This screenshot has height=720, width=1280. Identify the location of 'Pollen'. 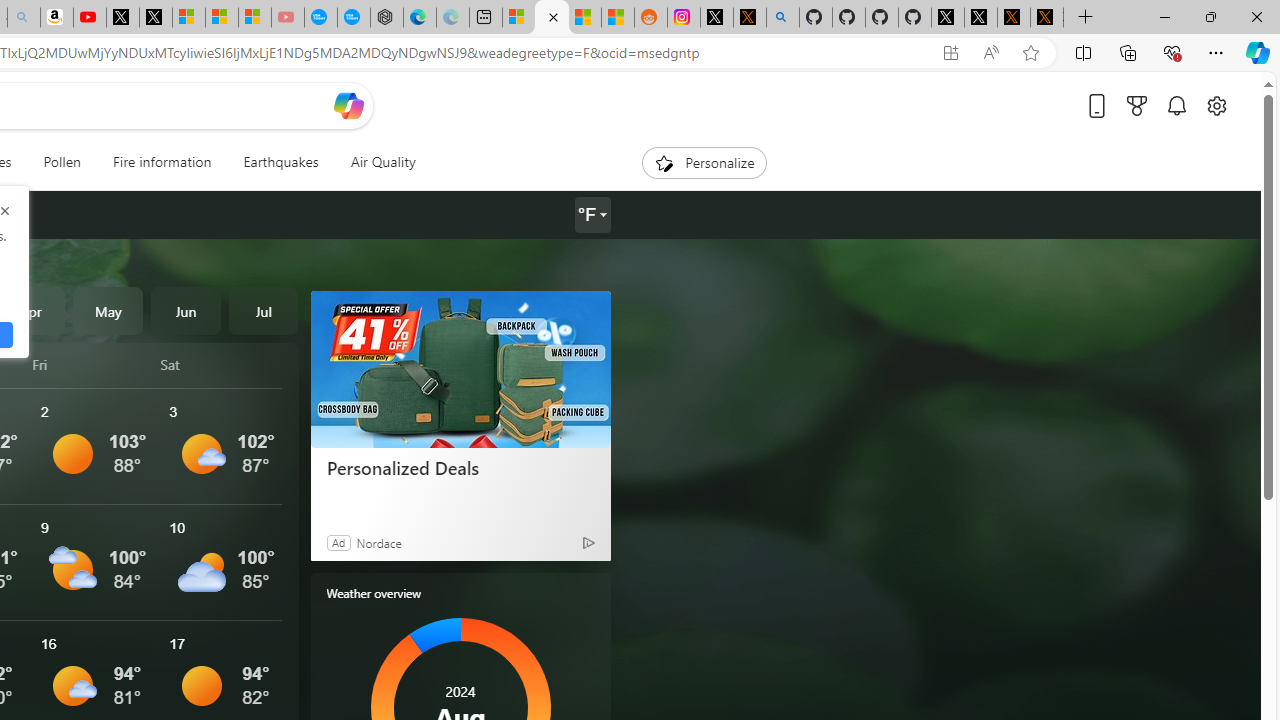
(62, 162).